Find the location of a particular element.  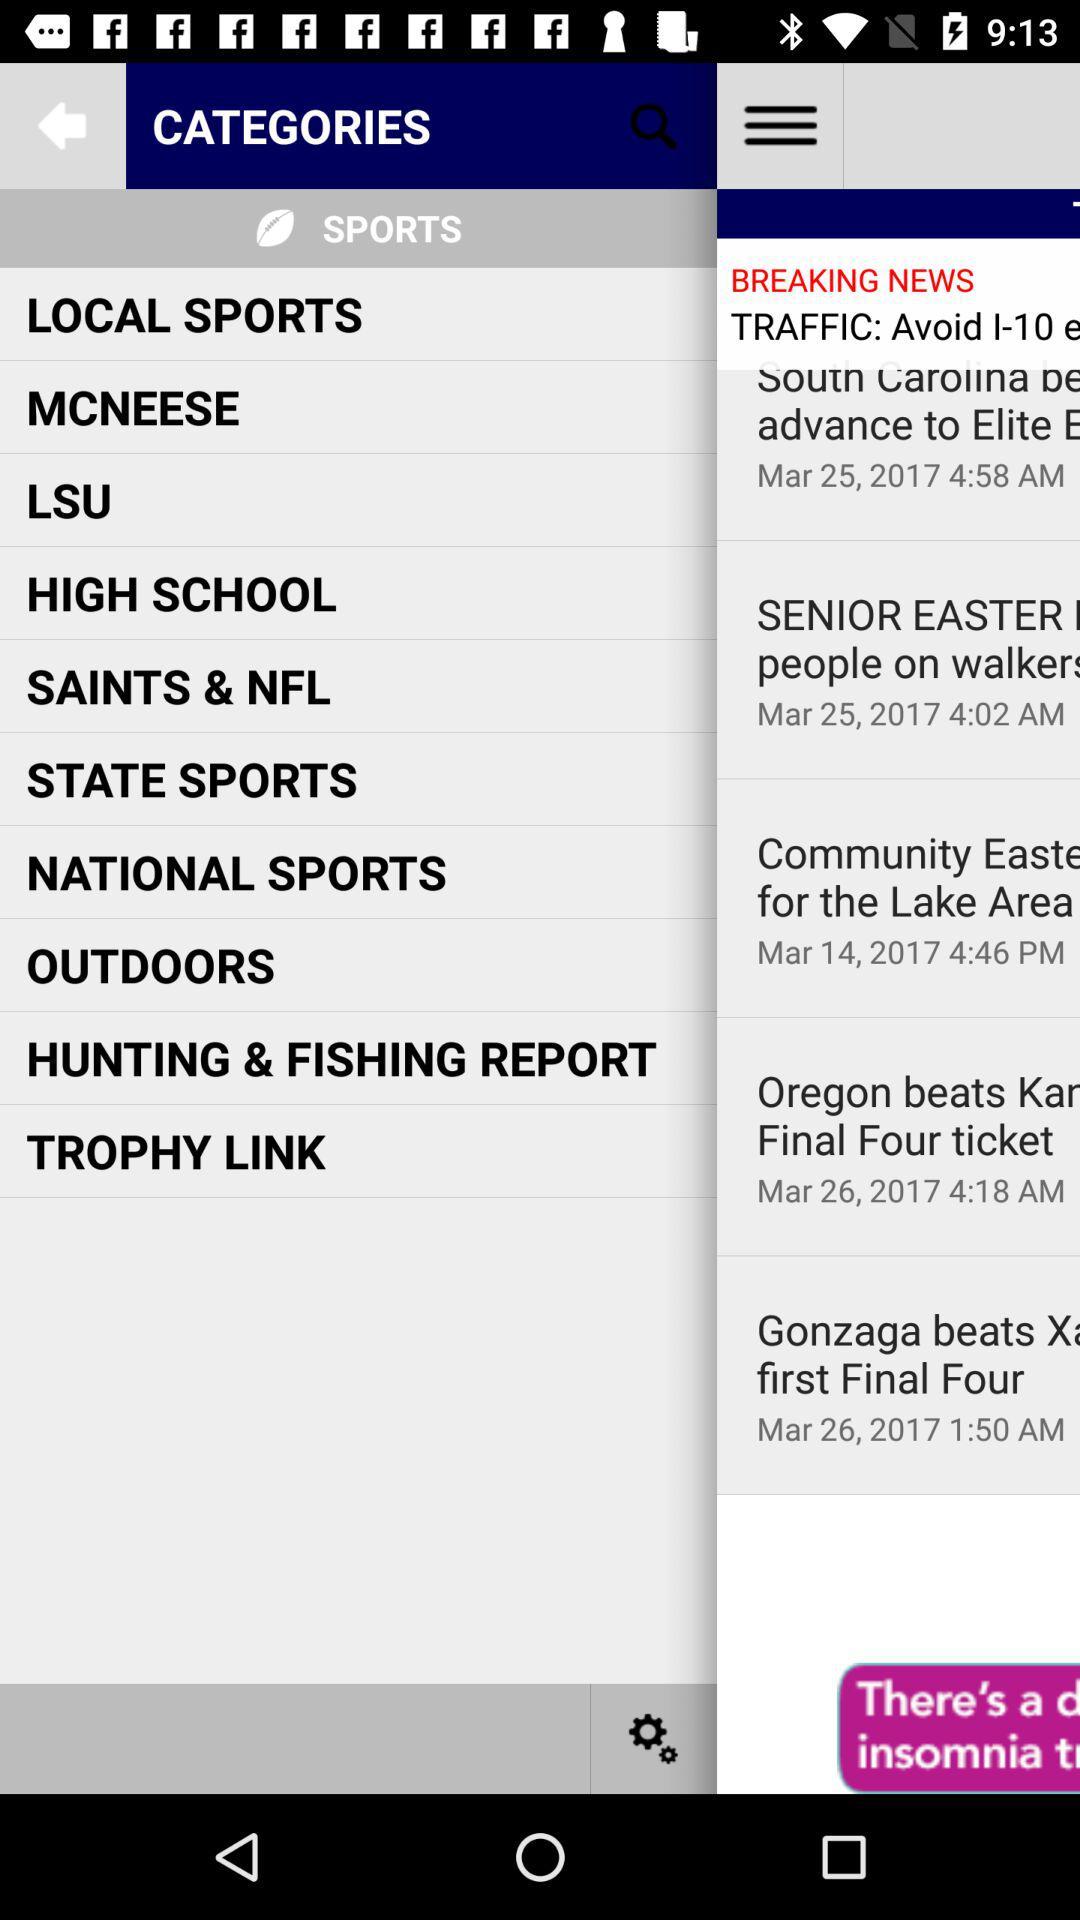

the settings icon is located at coordinates (654, 1737).